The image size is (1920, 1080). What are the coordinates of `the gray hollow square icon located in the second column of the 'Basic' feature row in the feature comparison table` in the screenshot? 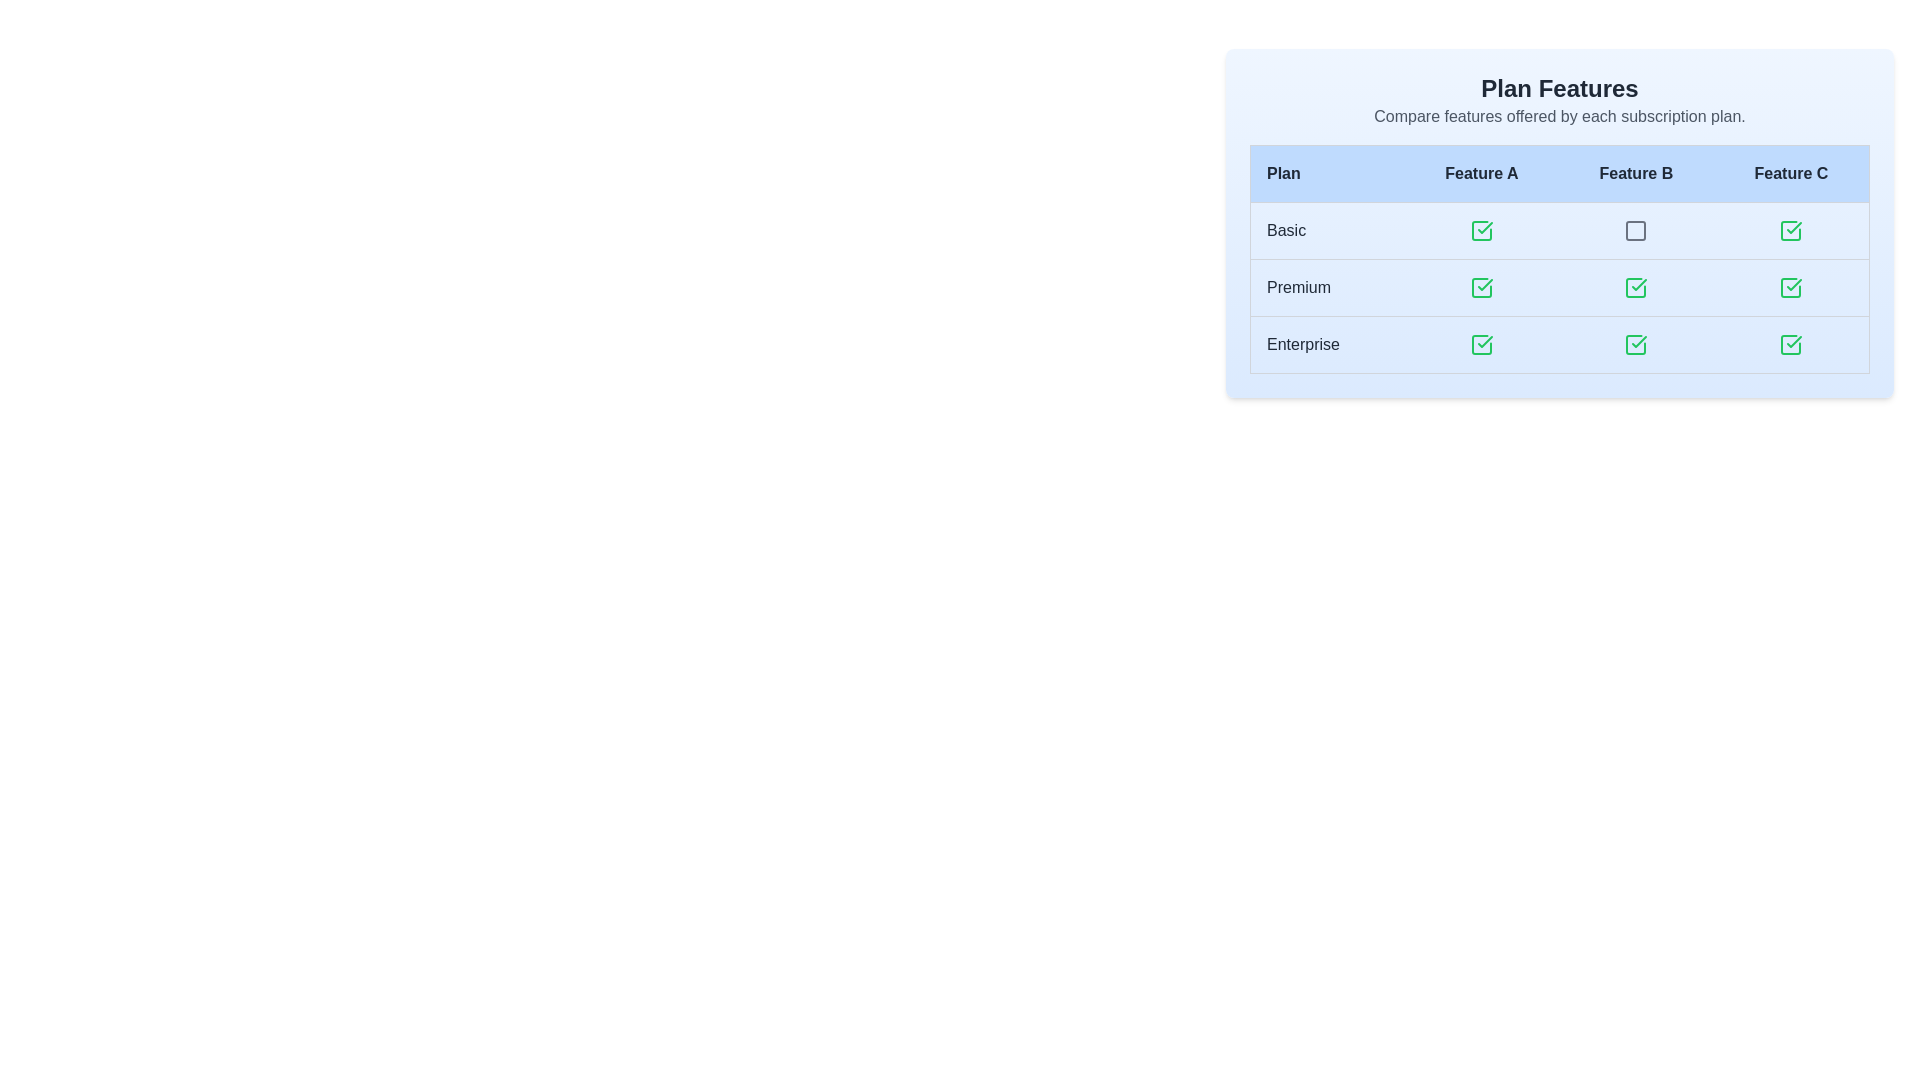 It's located at (1636, 230).